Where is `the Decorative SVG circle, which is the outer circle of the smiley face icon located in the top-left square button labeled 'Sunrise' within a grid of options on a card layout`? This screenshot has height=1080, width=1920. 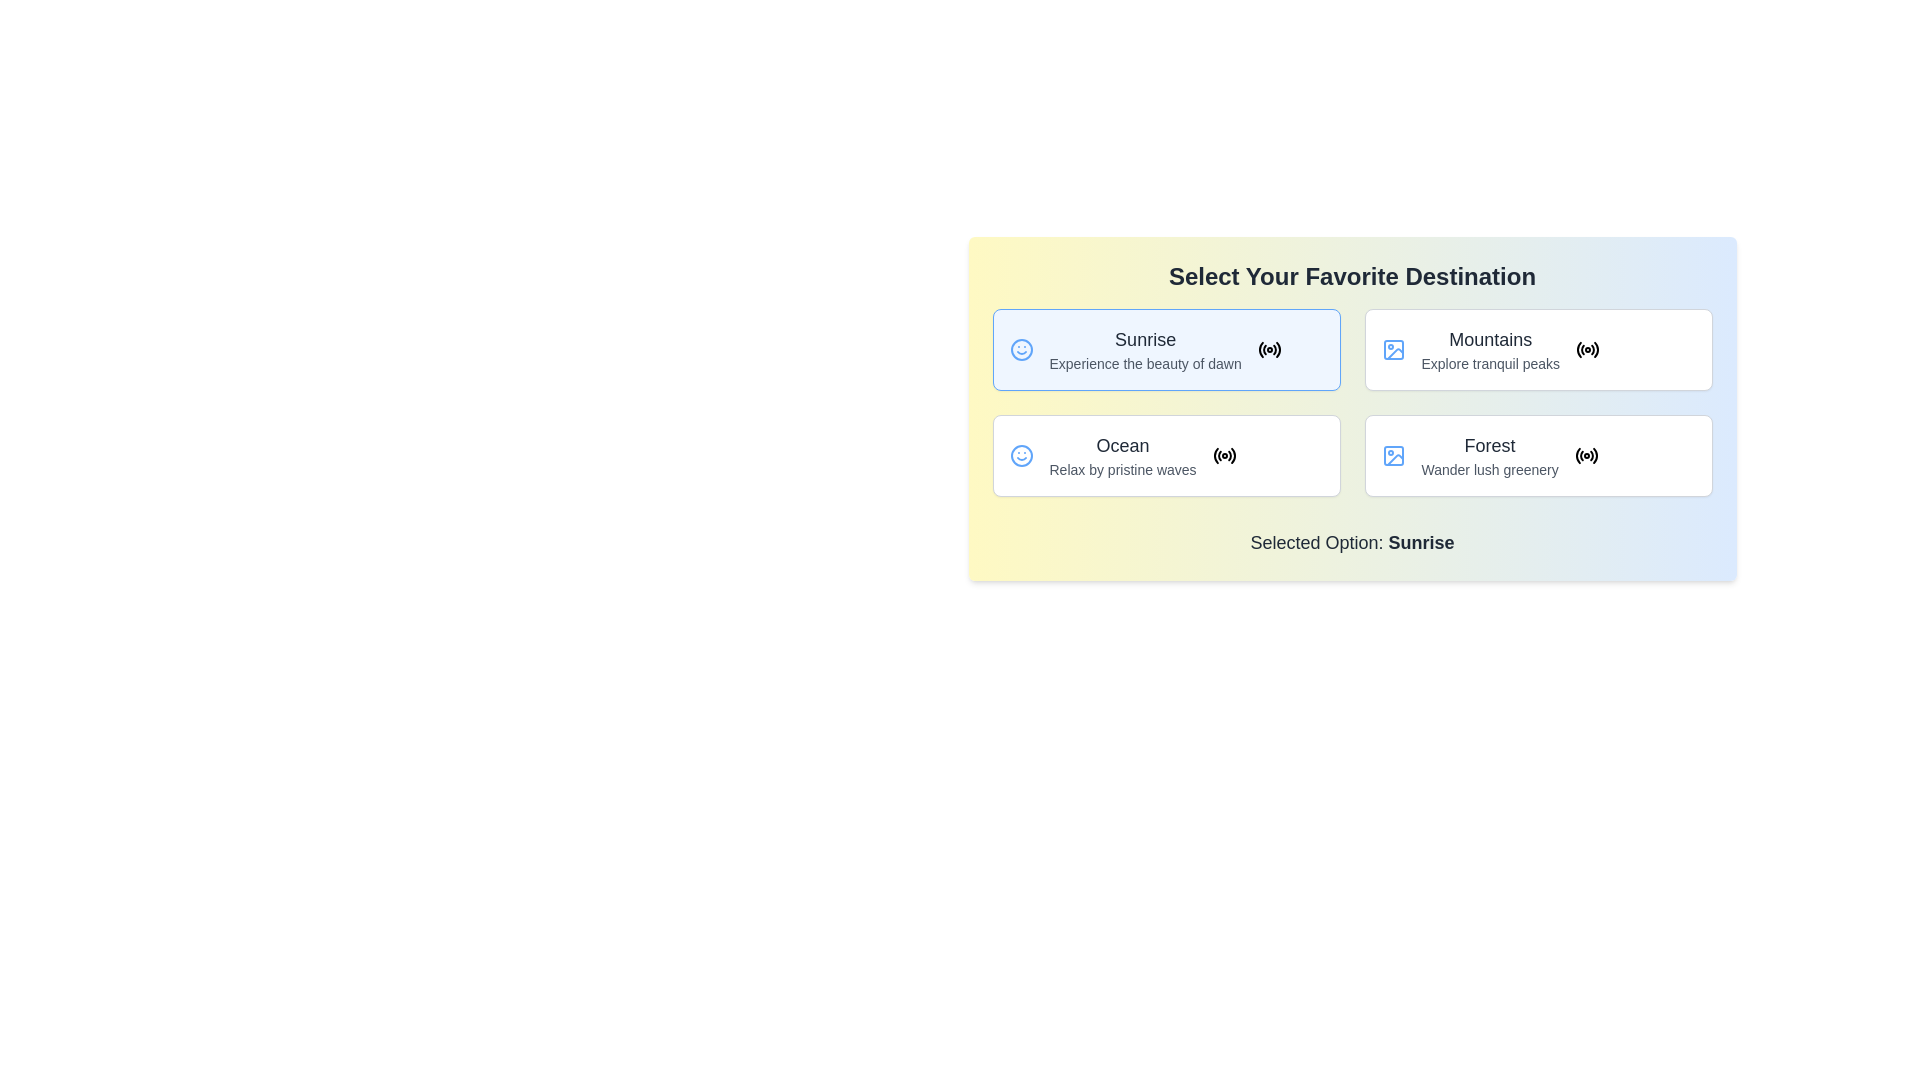 the Decorative SVG circle, which is the outer circle of the smiley face icon located in the top-left square button labeled 'Sunrise' within a grid of options on a card layout is located at coordinates (1021, 455).